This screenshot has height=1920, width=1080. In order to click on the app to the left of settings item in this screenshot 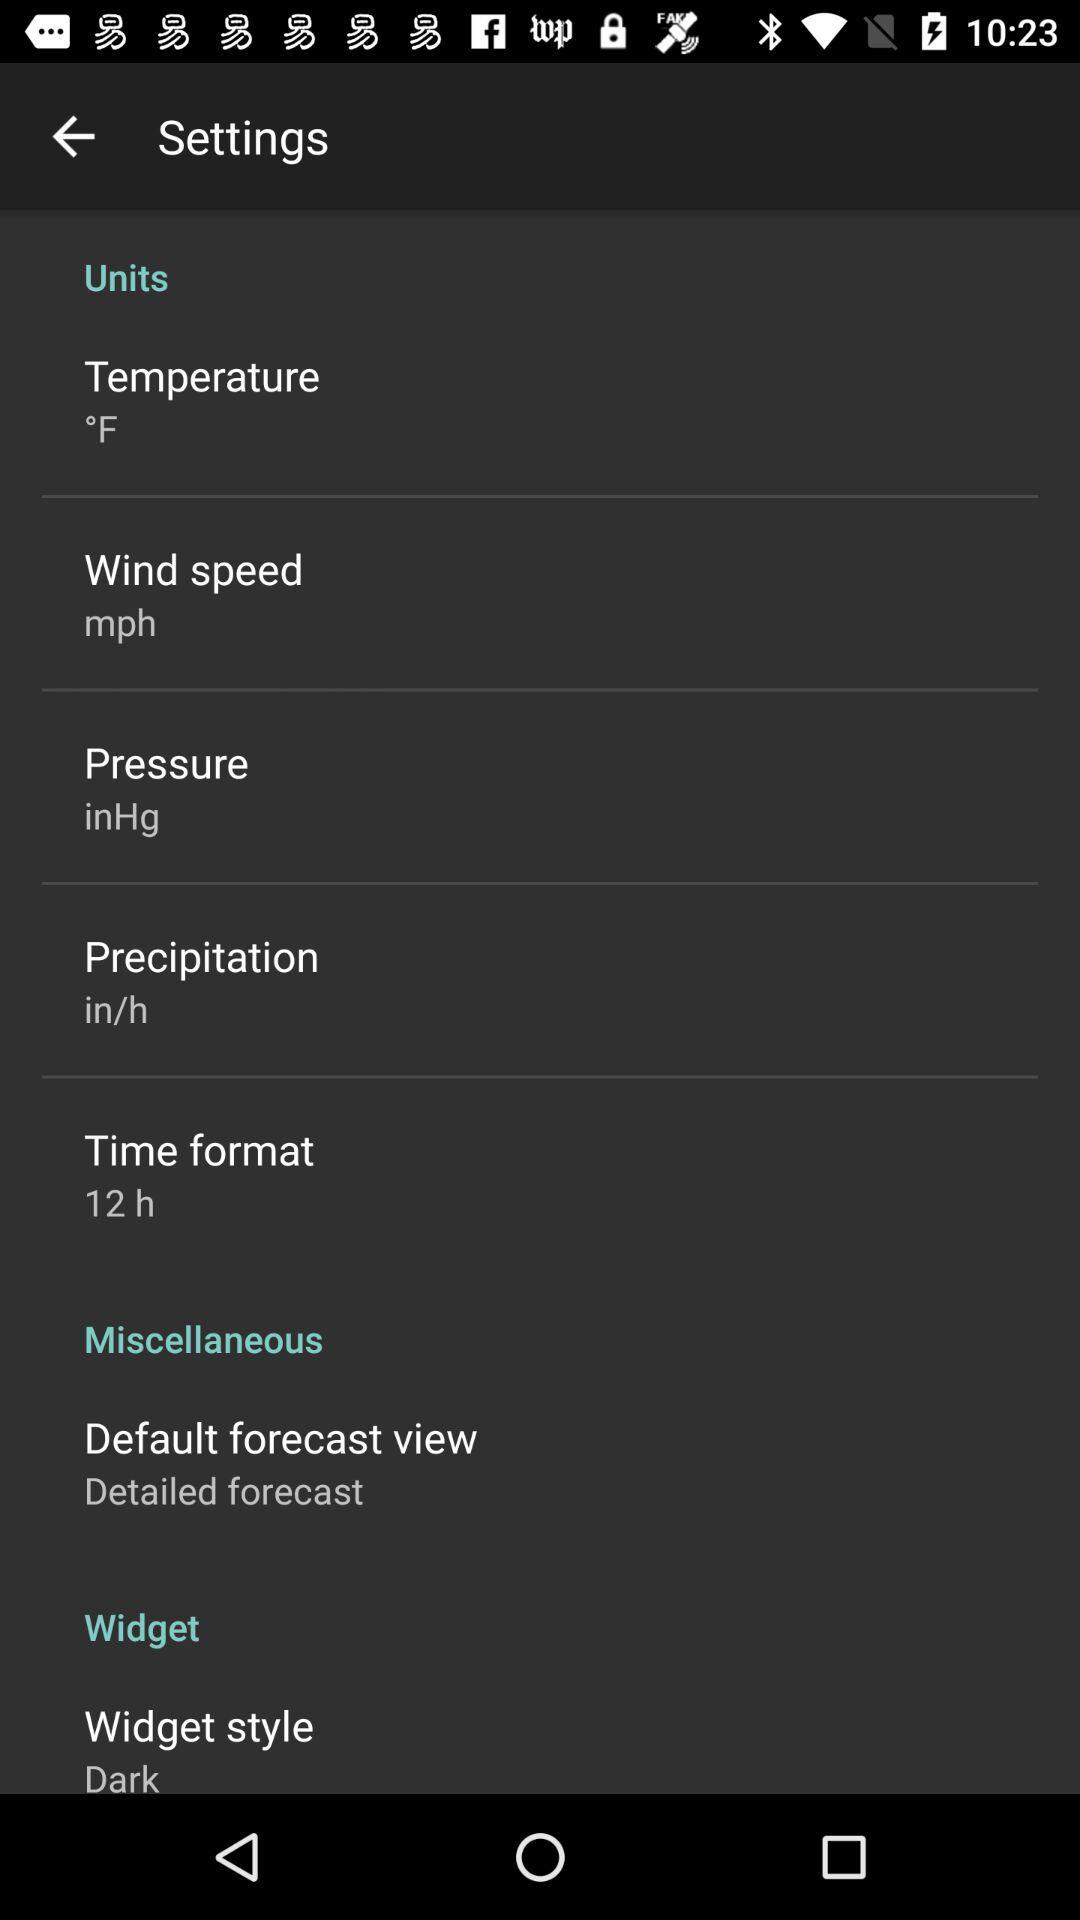, I will do `click(72, 135)`.